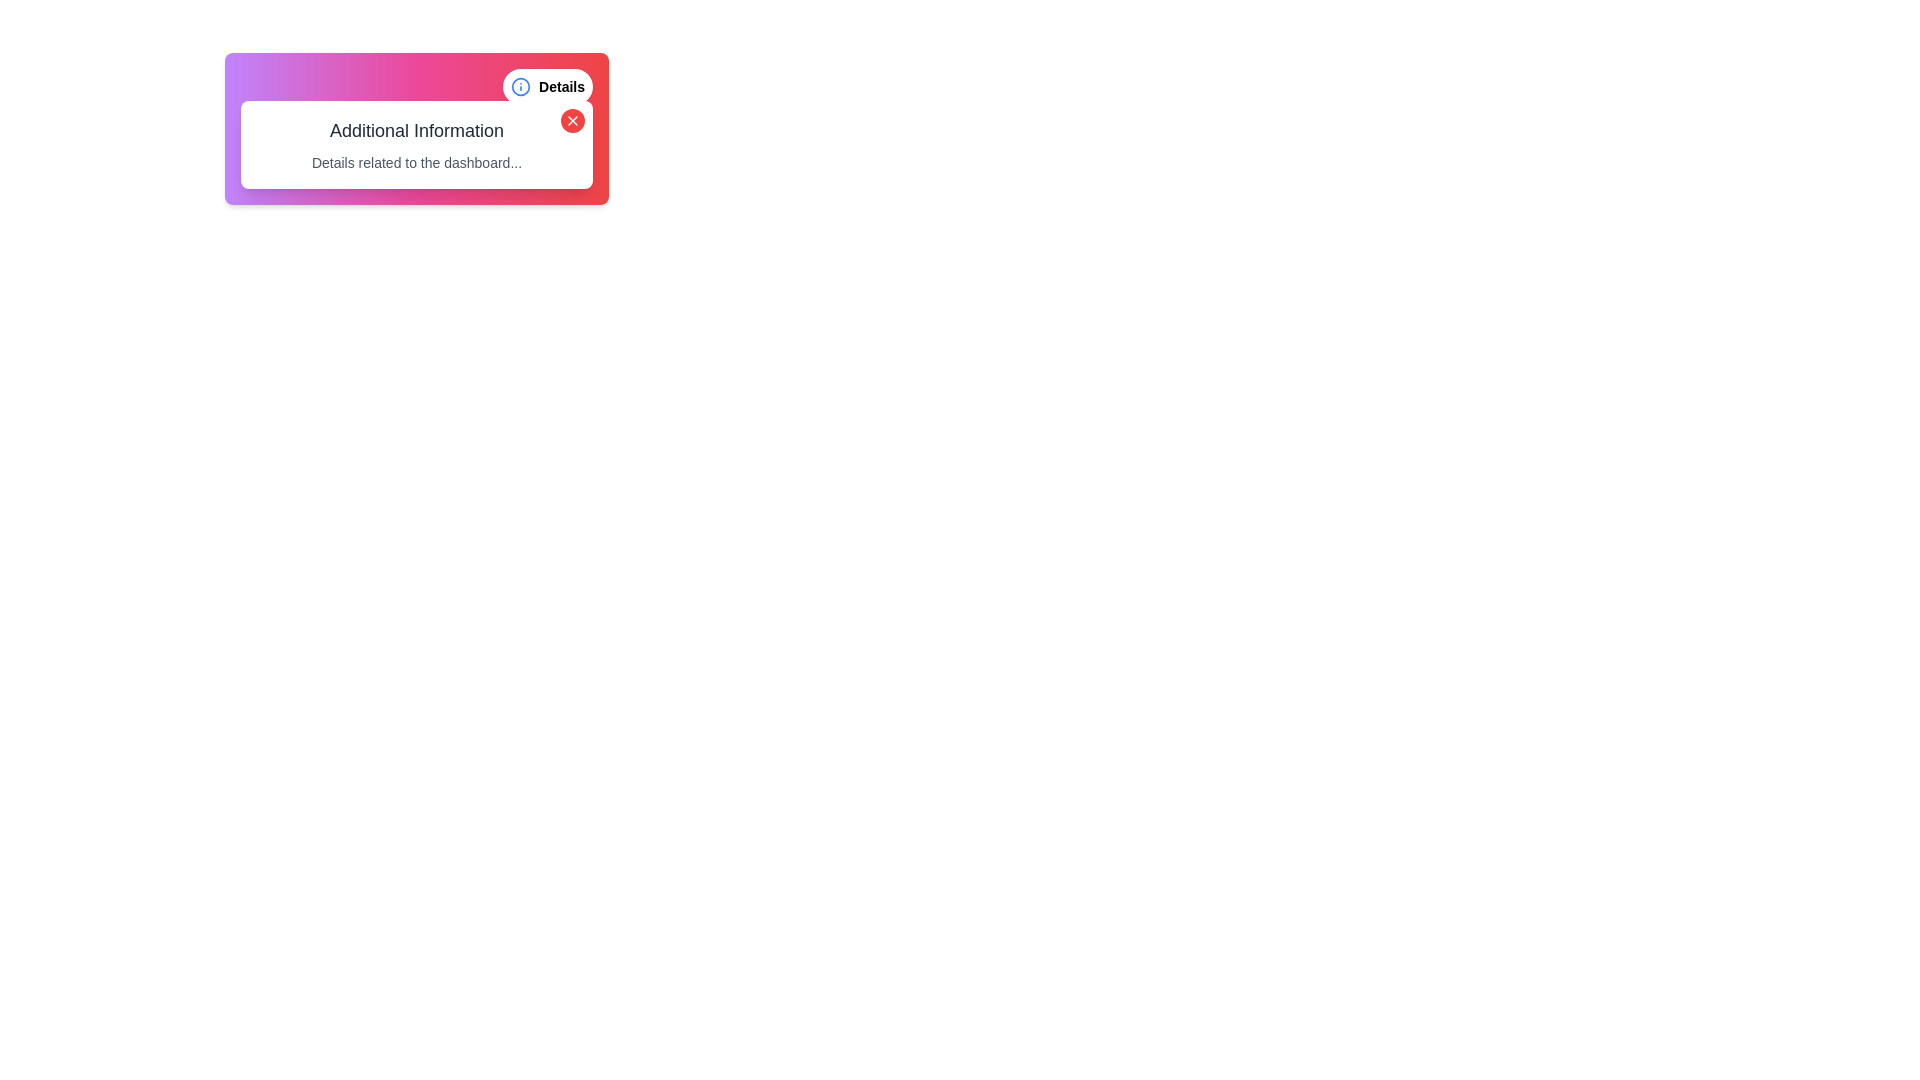 Image resolution: width=1920 pixels, height=1080 pixels. I want to click on the close button located at the top-right corner of the card, adjacent to the text 'Additional Information', so click(571, 120).